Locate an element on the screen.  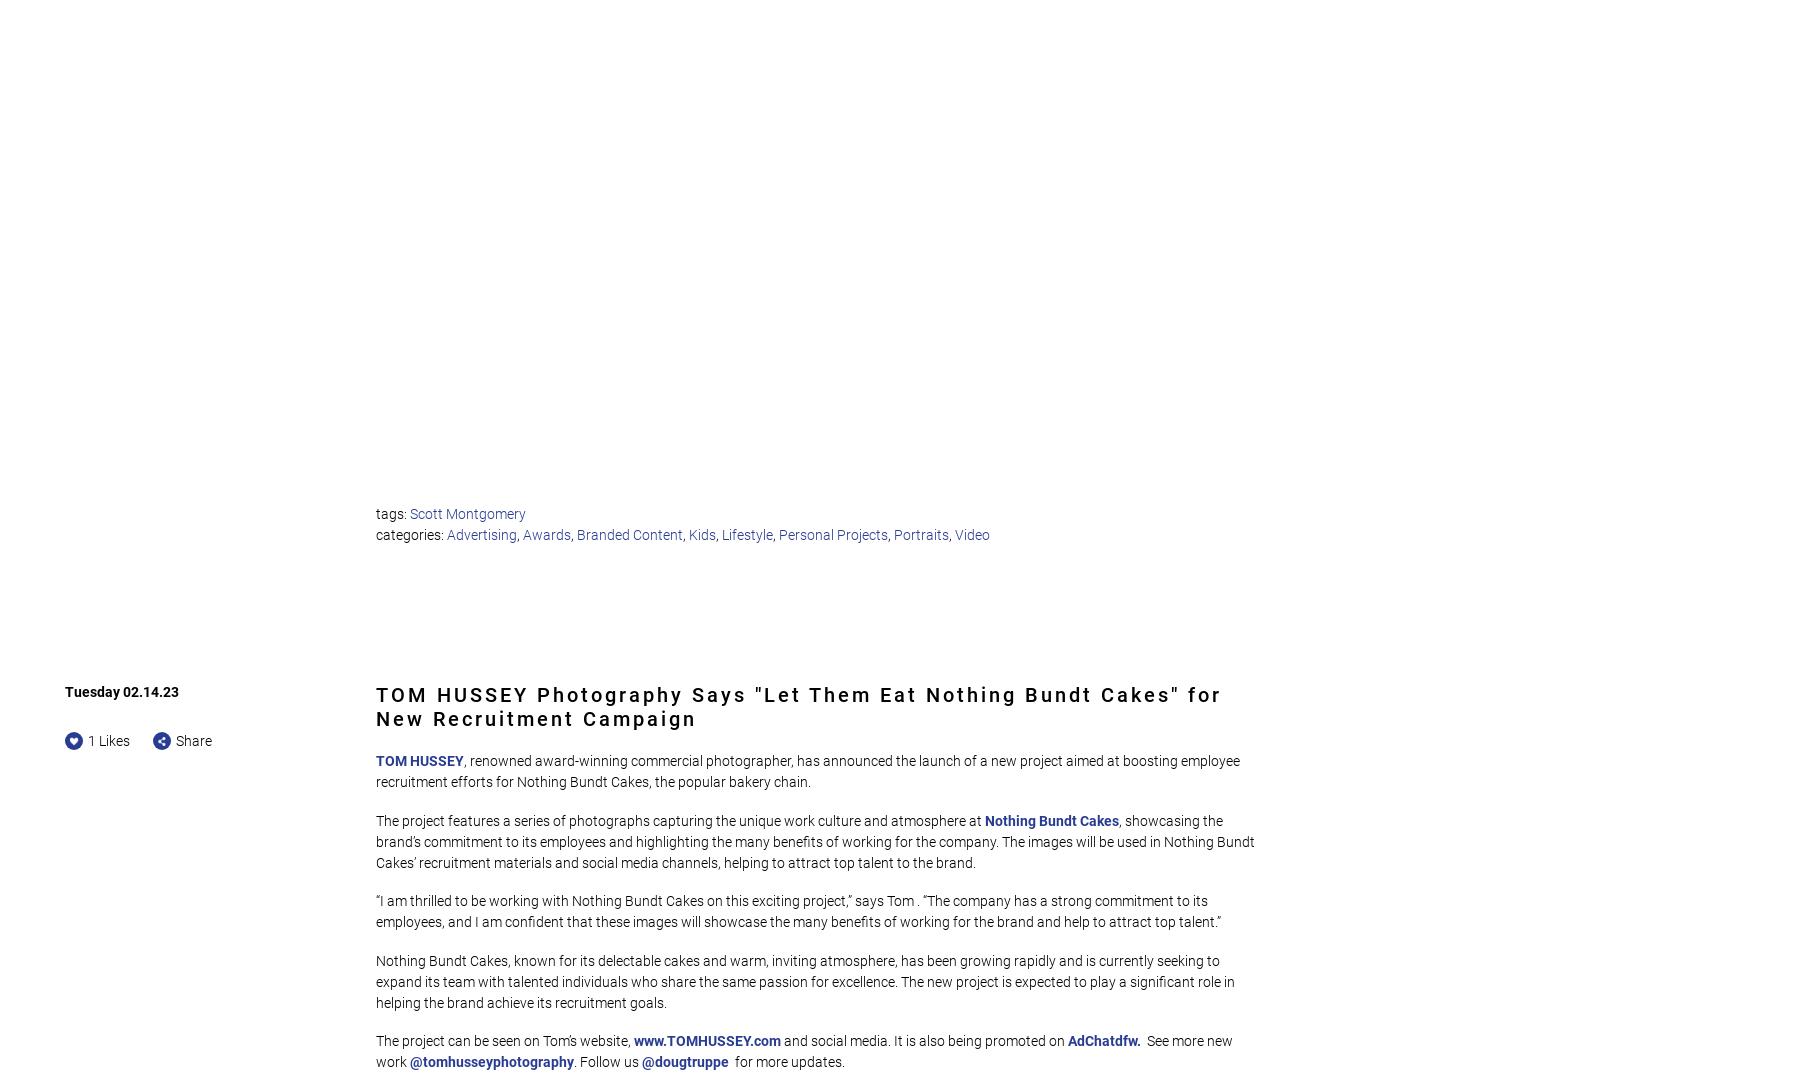
'Lifestyle' is located at coordinates (746, 534).